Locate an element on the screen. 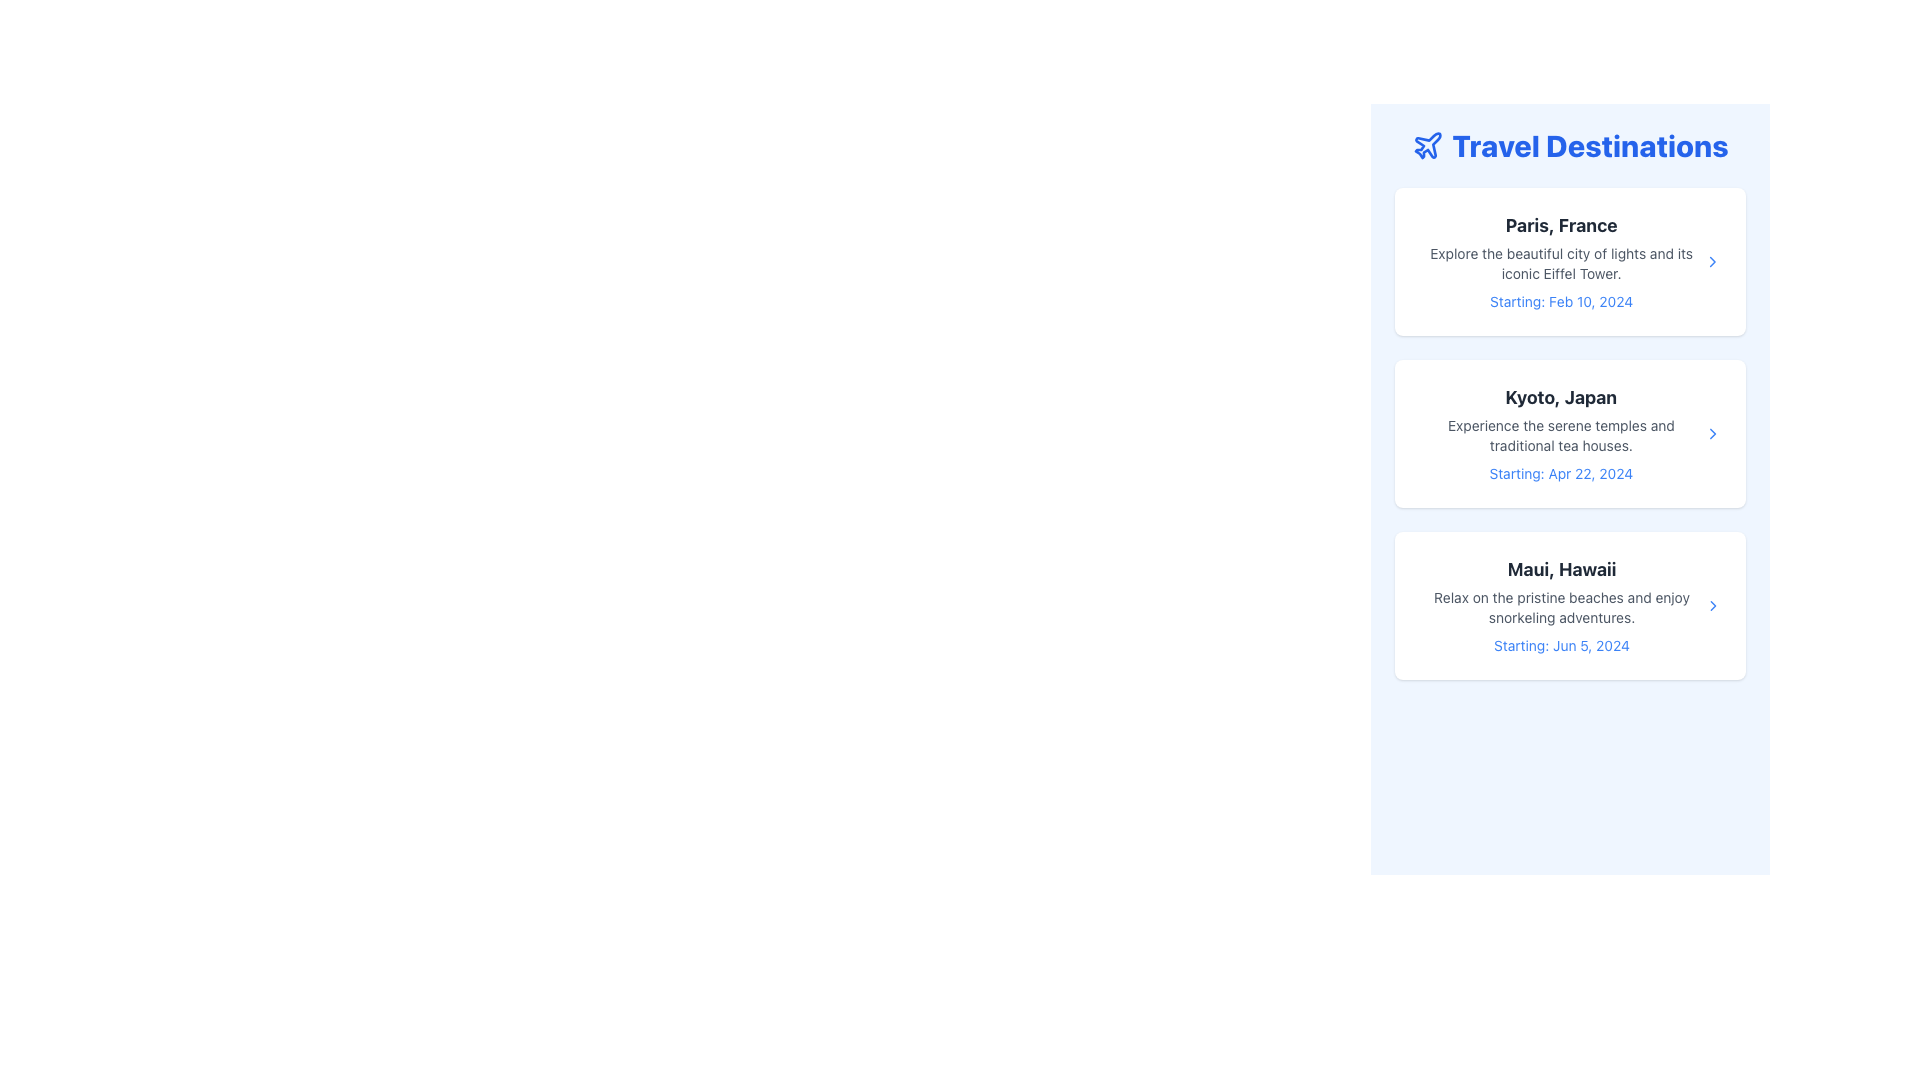 This screenshot has height=1080, width=1920. information displayed in the Informational card that shows 'Kyoto, Japan' with its description and starting date is located at coordinates (1560, 433).